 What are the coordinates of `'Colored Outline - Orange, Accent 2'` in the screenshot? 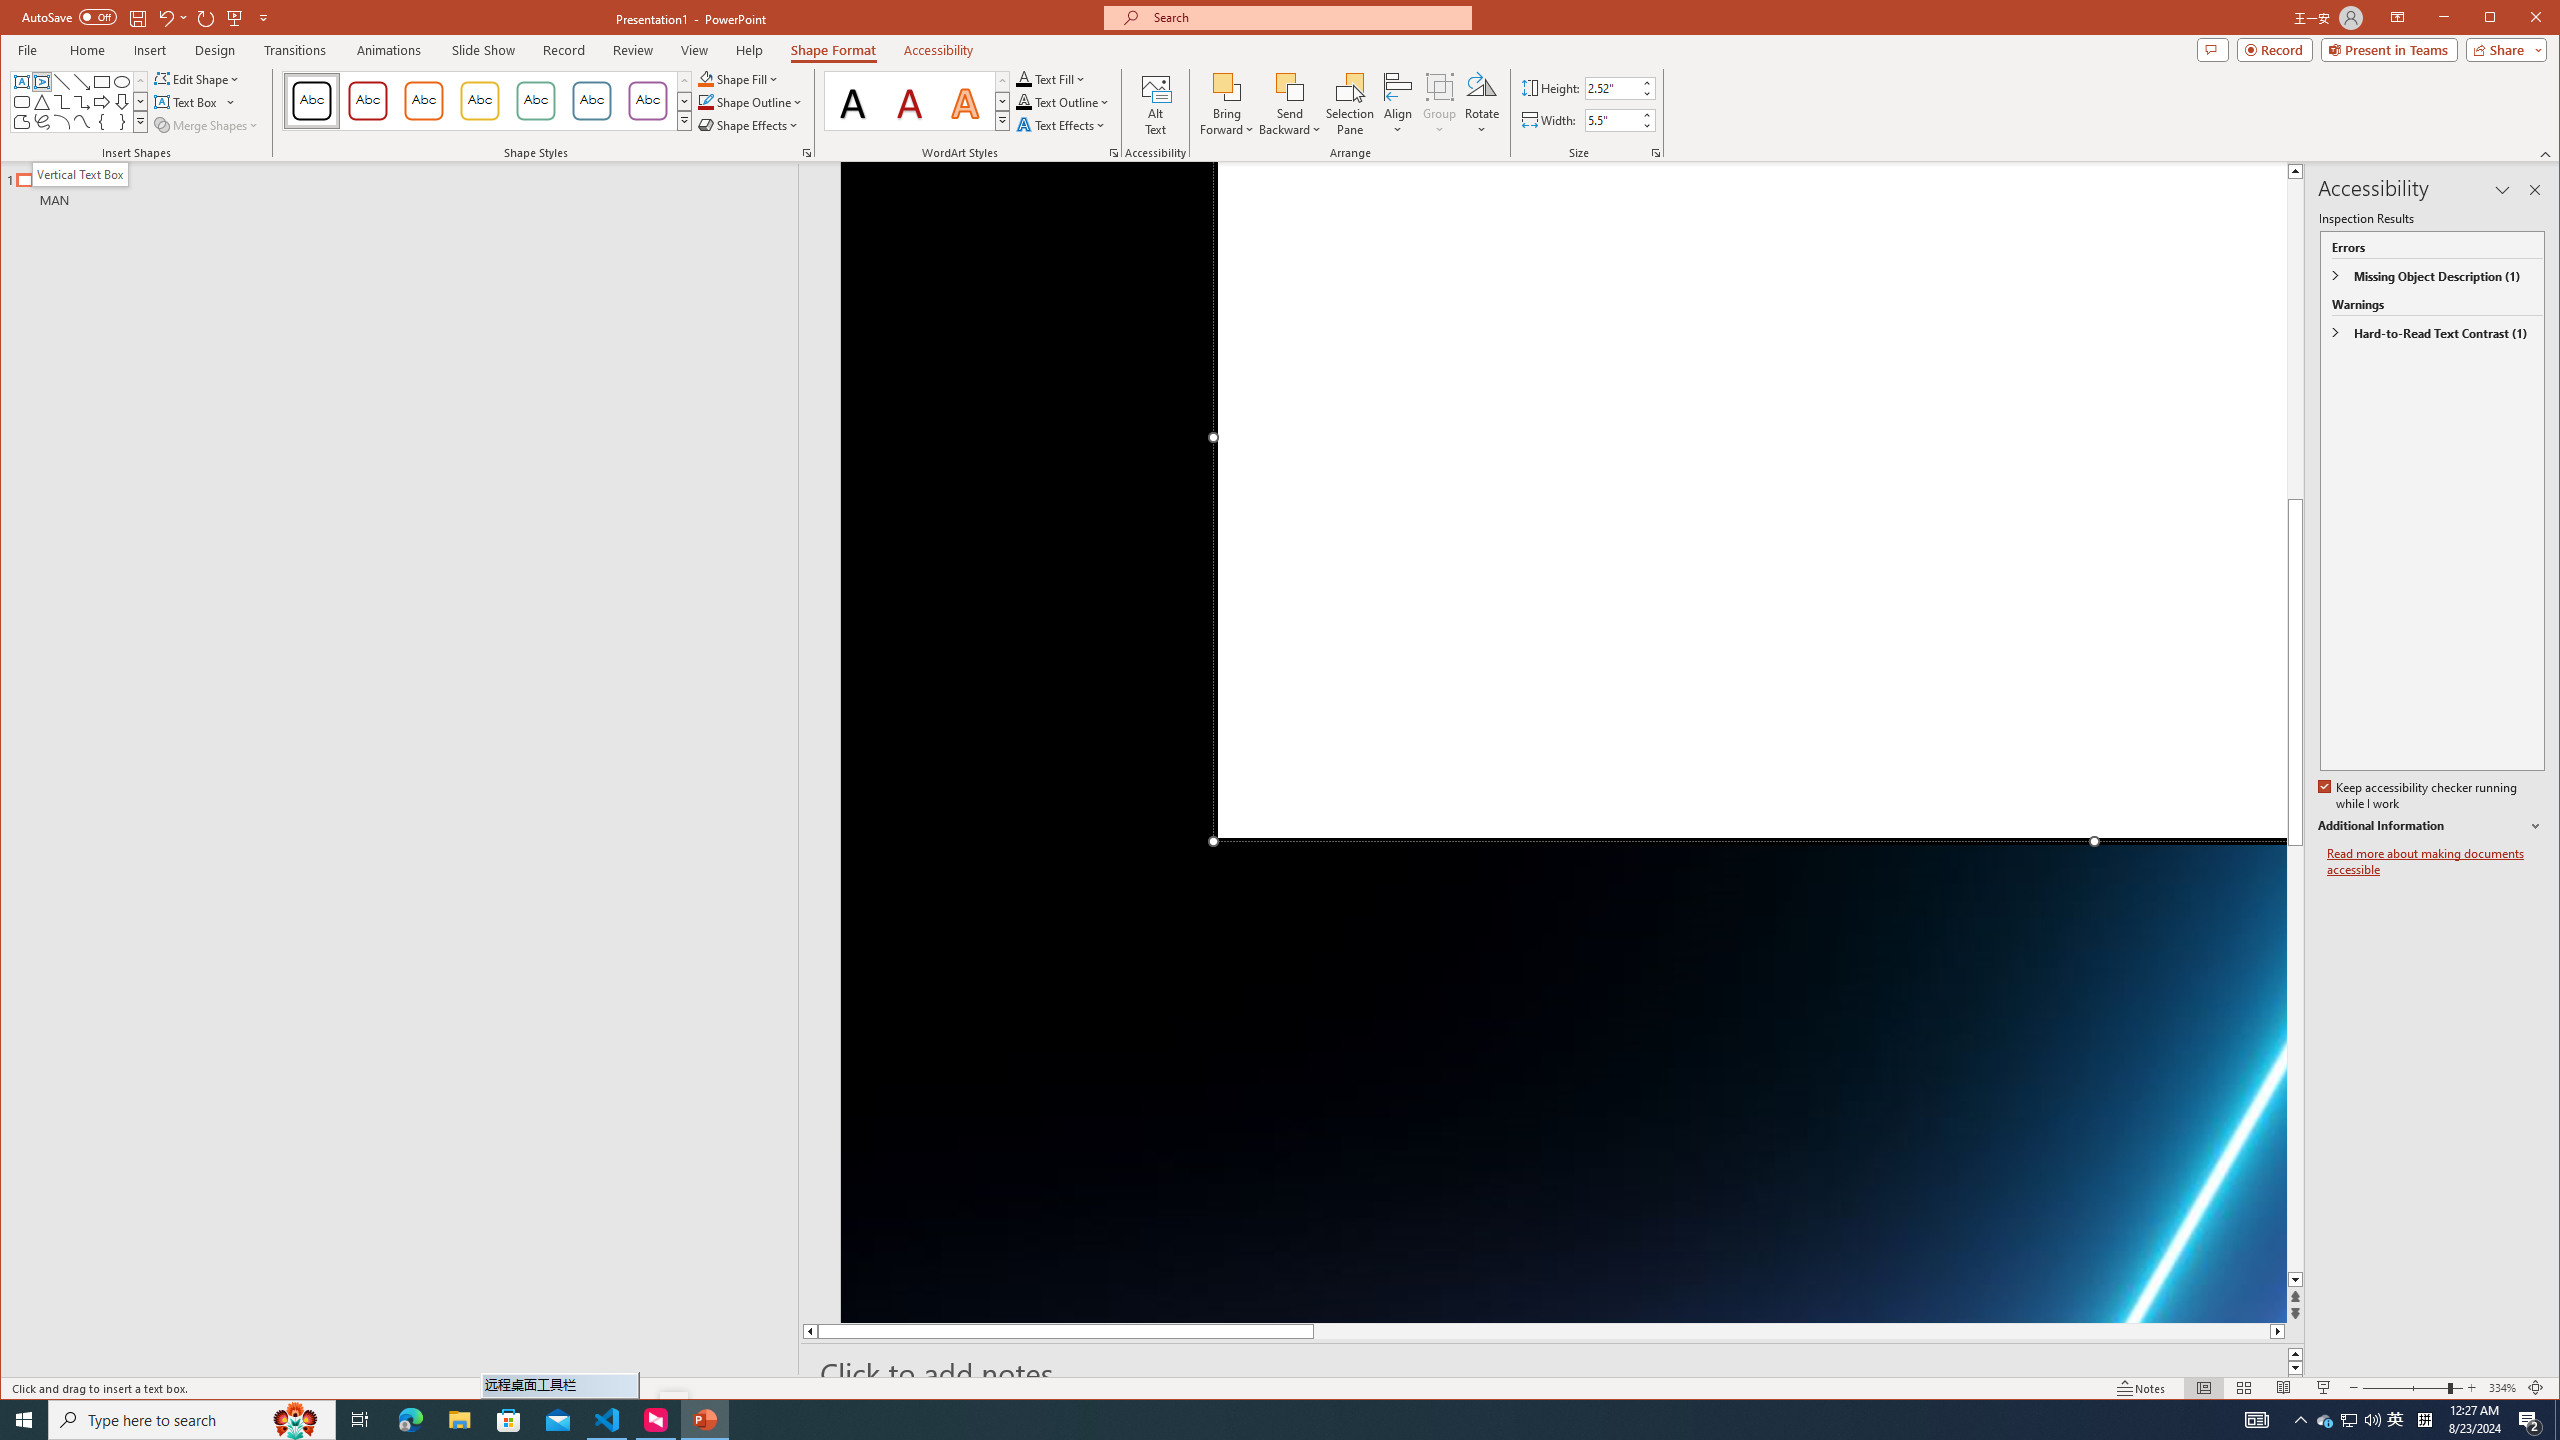 It's located at (423, 100).